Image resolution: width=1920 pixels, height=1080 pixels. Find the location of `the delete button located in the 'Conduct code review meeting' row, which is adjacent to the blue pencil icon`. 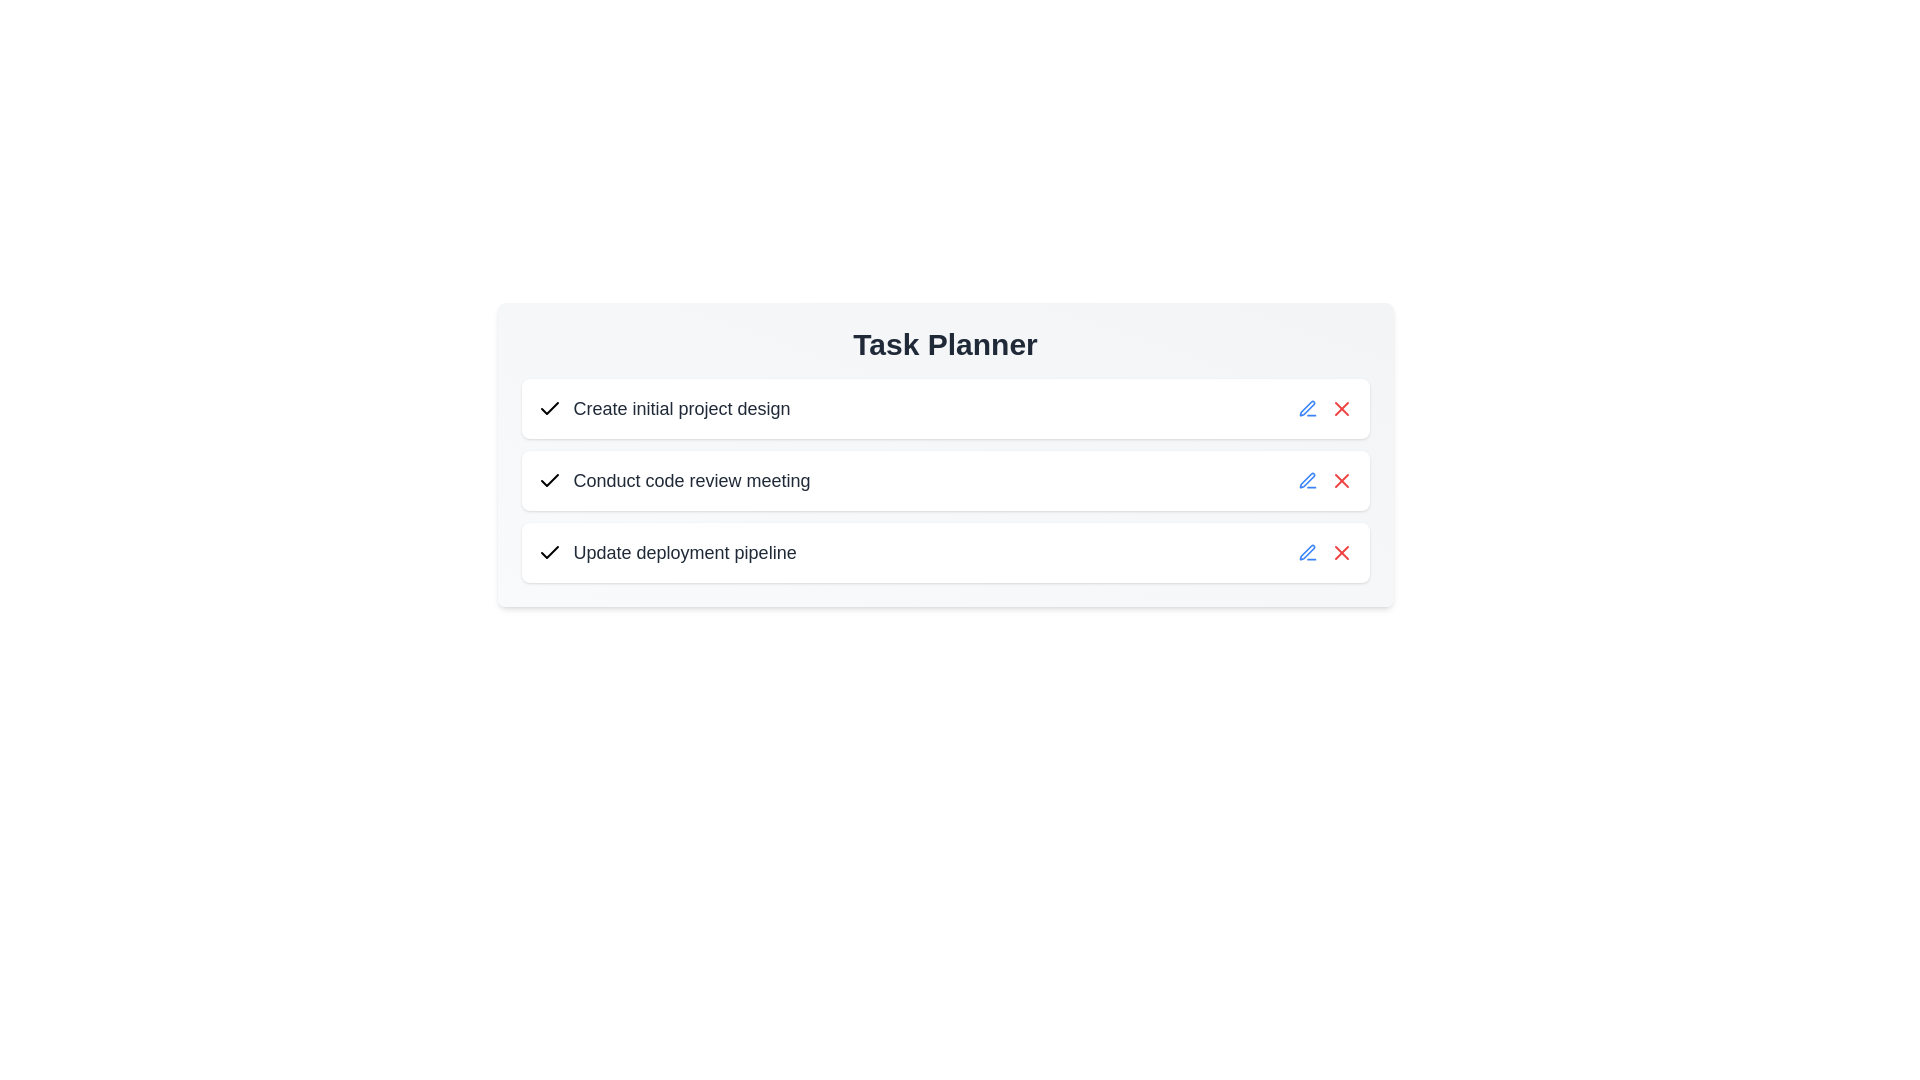

the delete button located in the 'Conduct code review meeting' row, which is adjacent to the blue pencil icon is located at coordinates (1341, 481).